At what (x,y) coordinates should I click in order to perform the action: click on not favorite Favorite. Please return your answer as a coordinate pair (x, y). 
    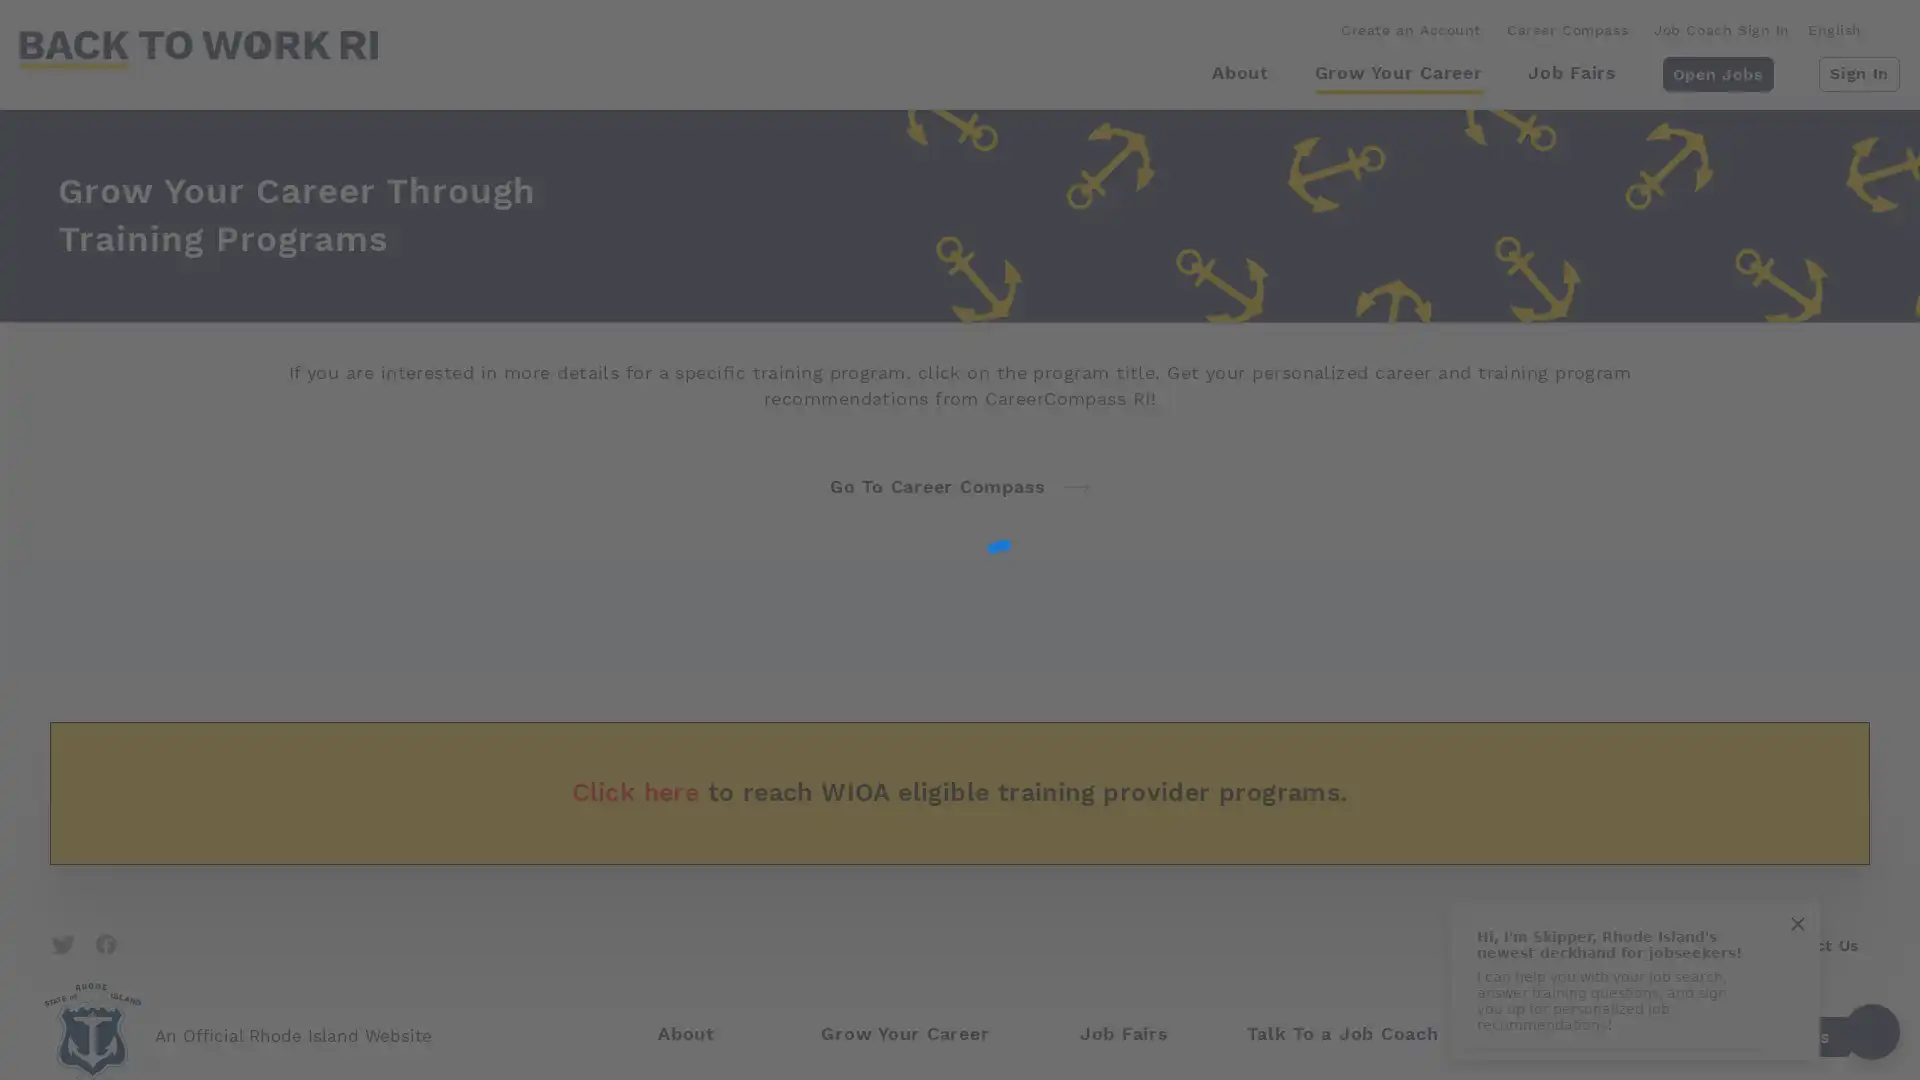
    Looking at the image, I should click on (858, 945).